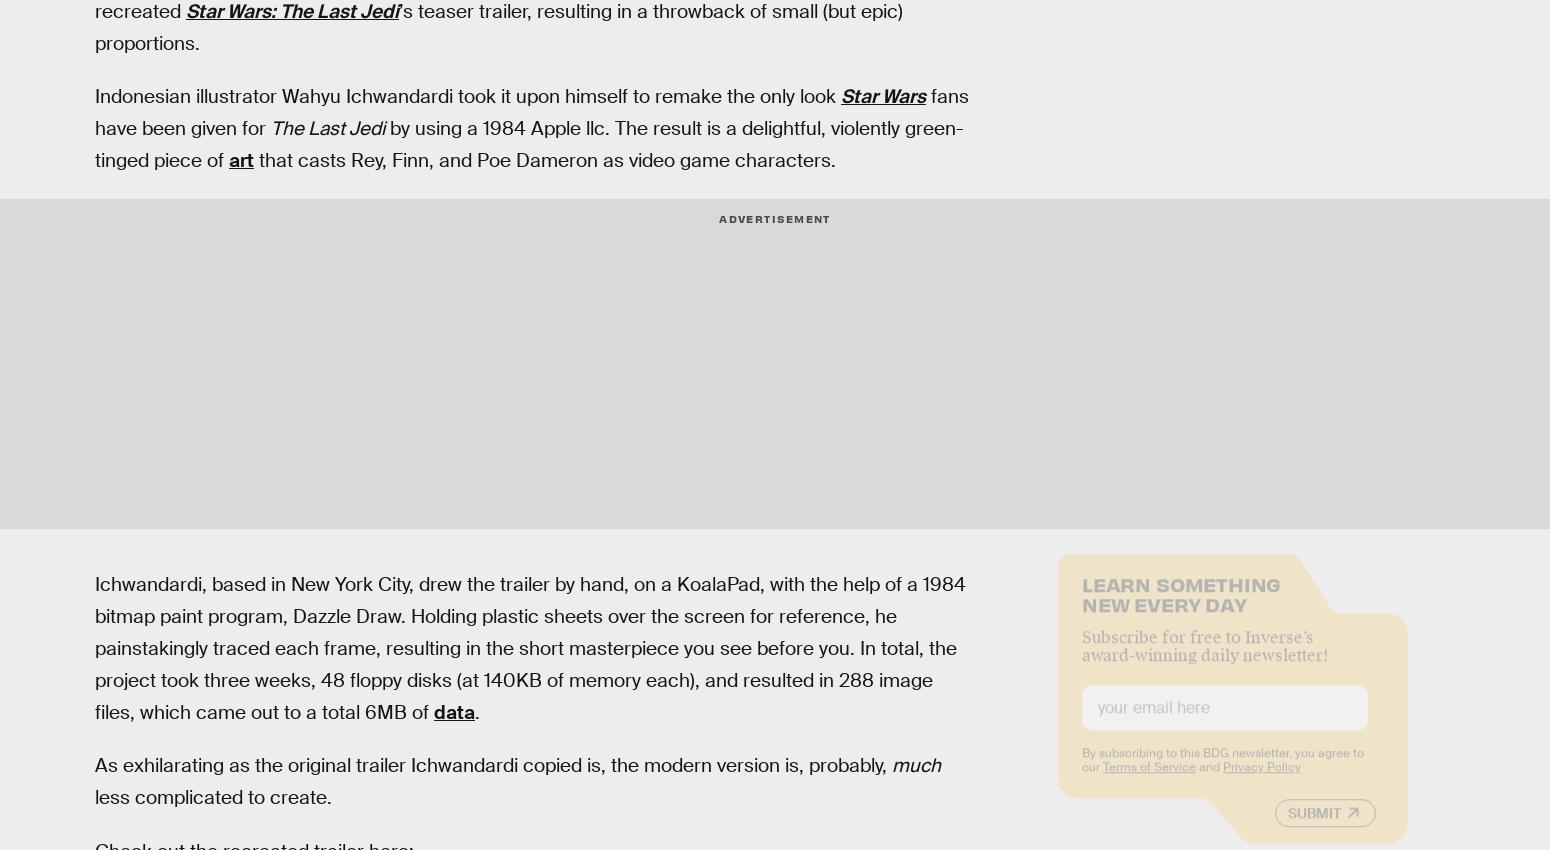 The width and height of the screenshot is (1550, 850). What do you see at coordinates (270, 128) in the screenshot?
I see `'The Last Jedi'` at bounding box center [270, 128].